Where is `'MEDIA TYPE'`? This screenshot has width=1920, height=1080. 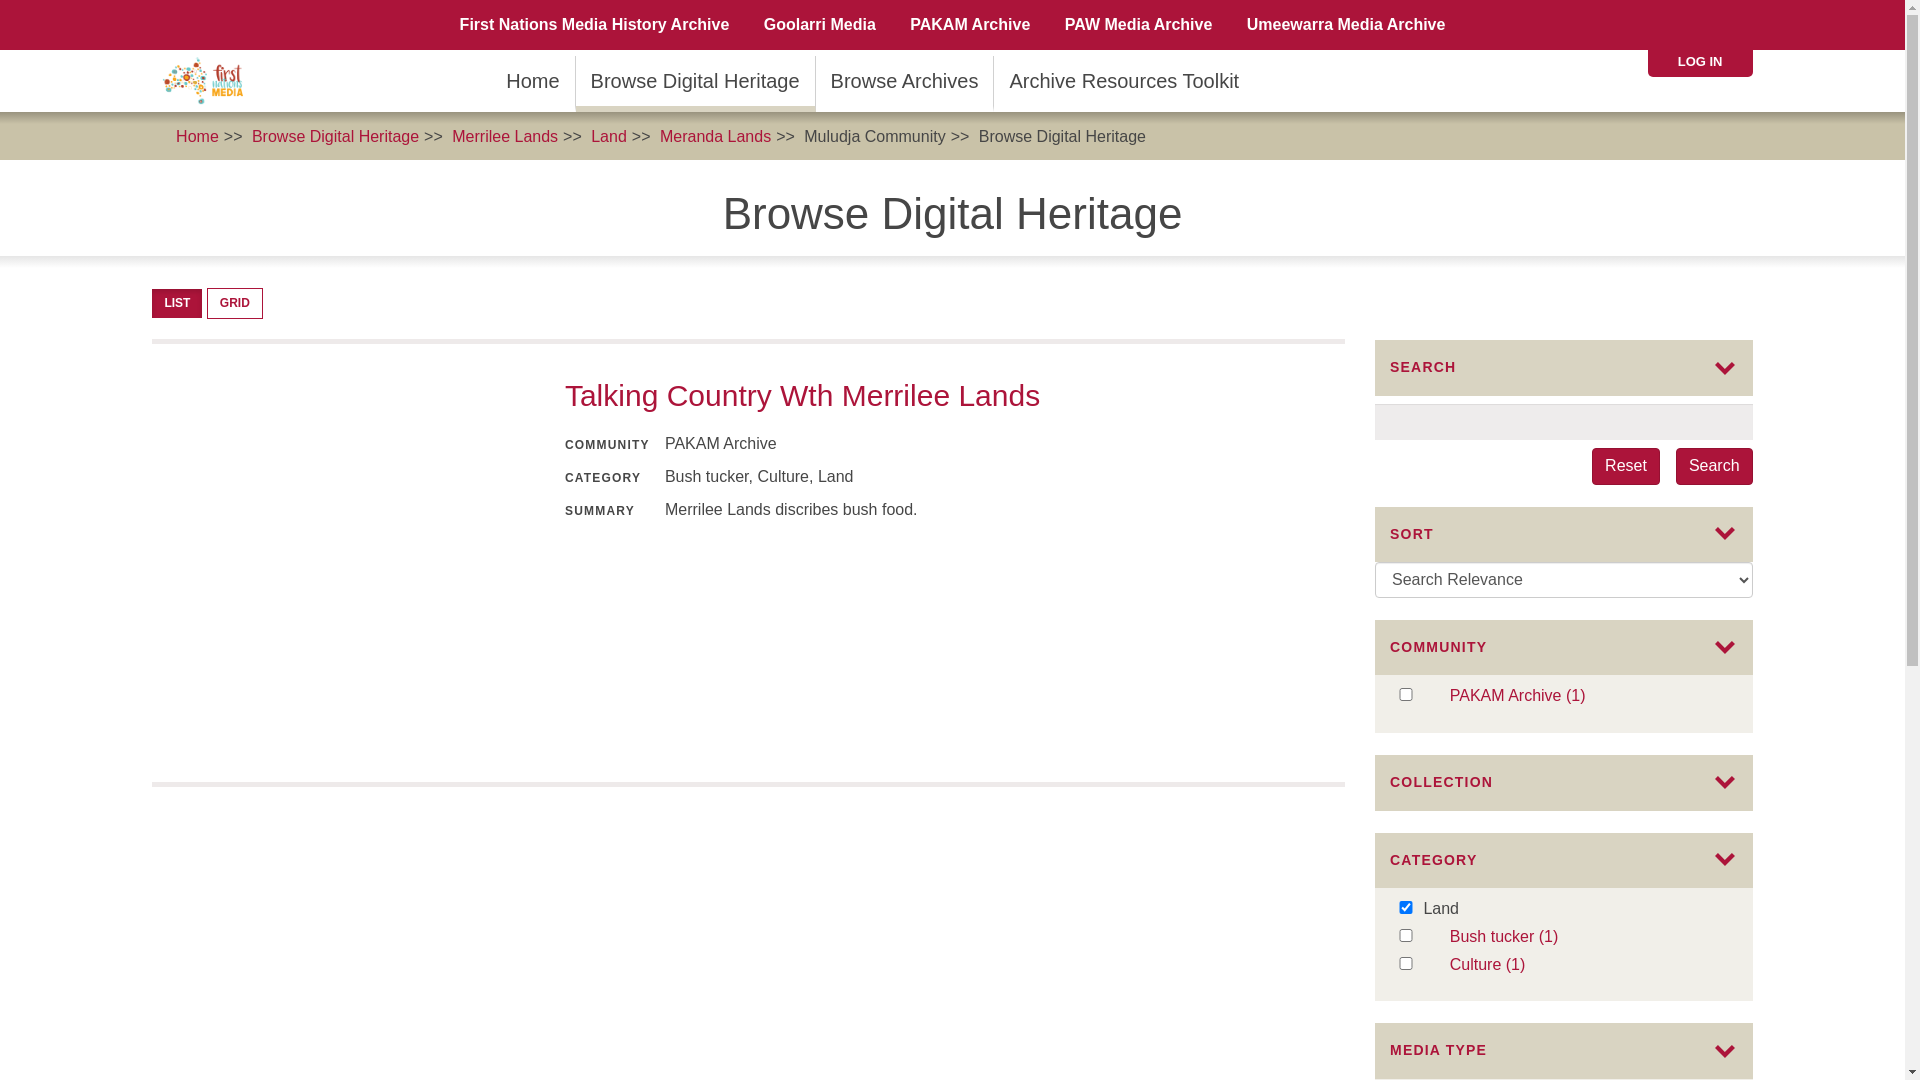
'MEDIA TYPE' is located at coordinates (1563, 1049).